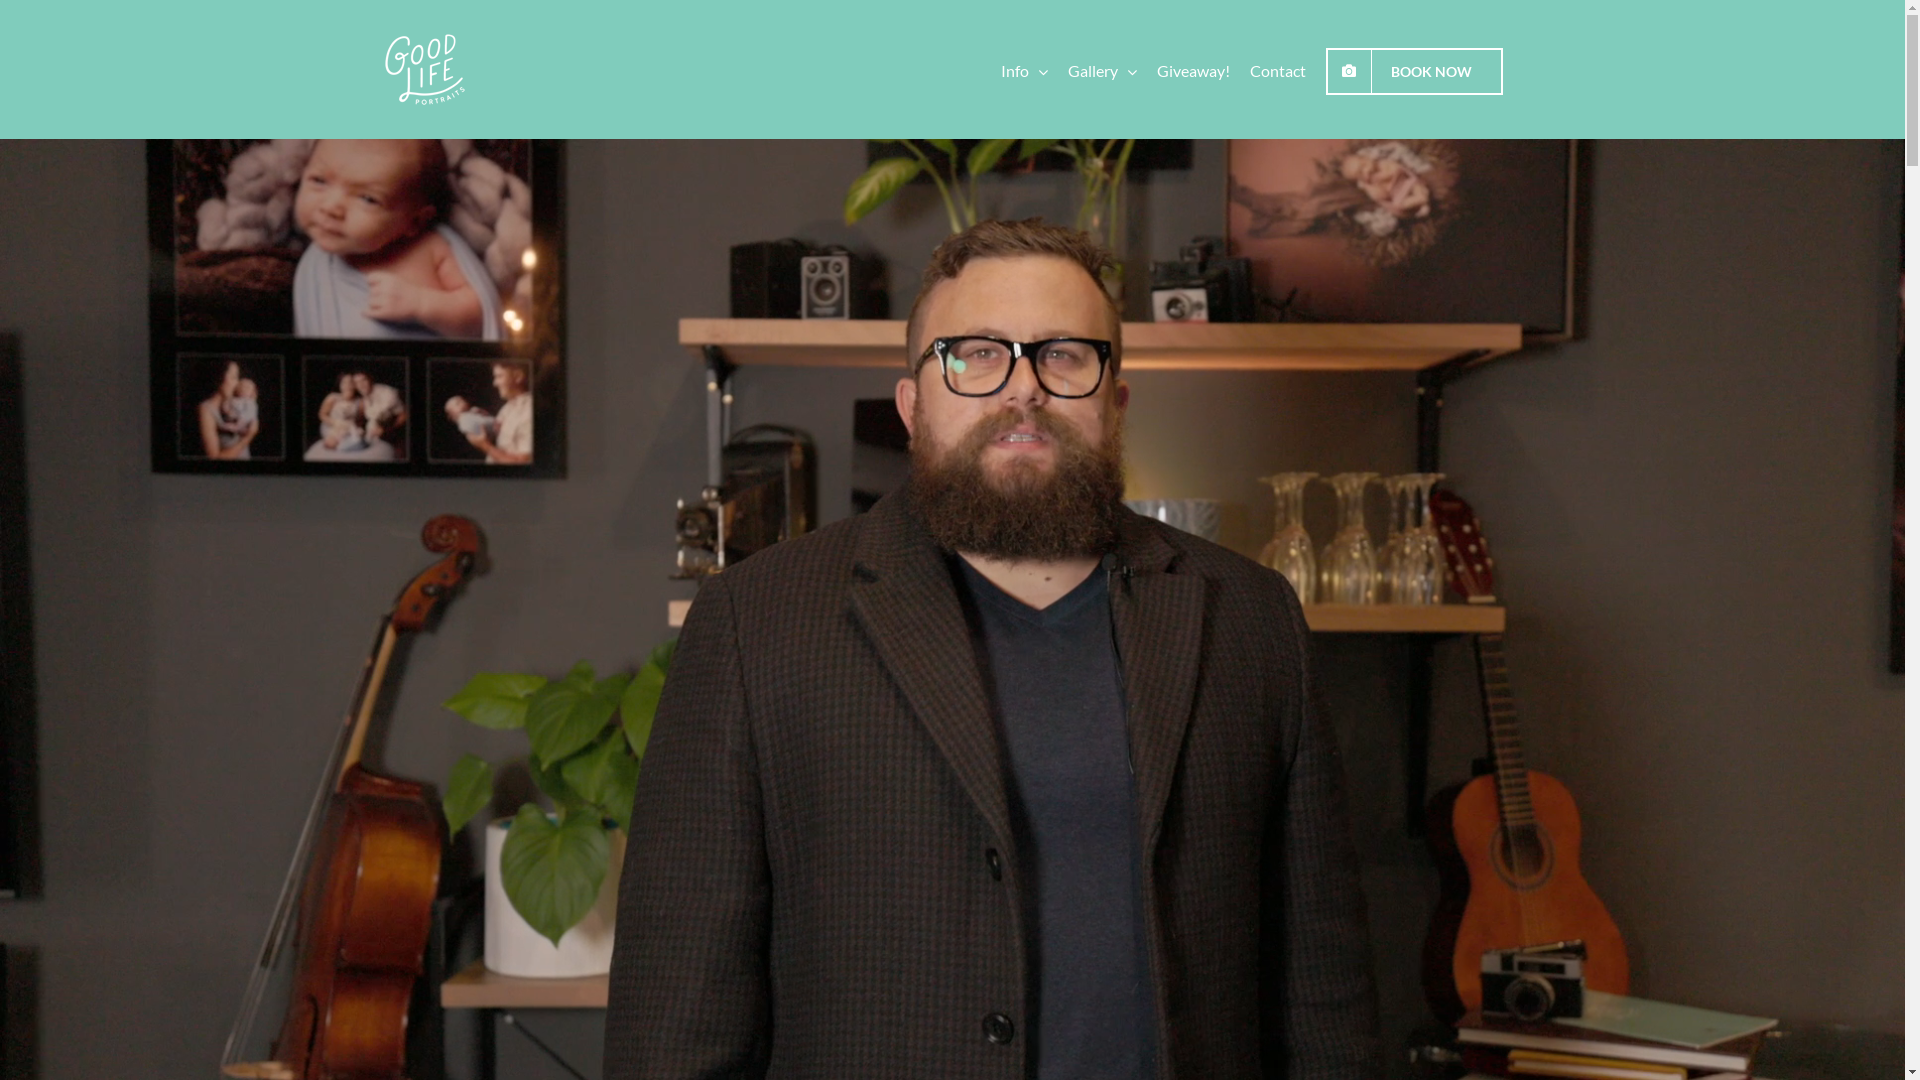 The height and width of the screenshot is (1080, 1920). I want to click on 'Info', so click(1023, 68).